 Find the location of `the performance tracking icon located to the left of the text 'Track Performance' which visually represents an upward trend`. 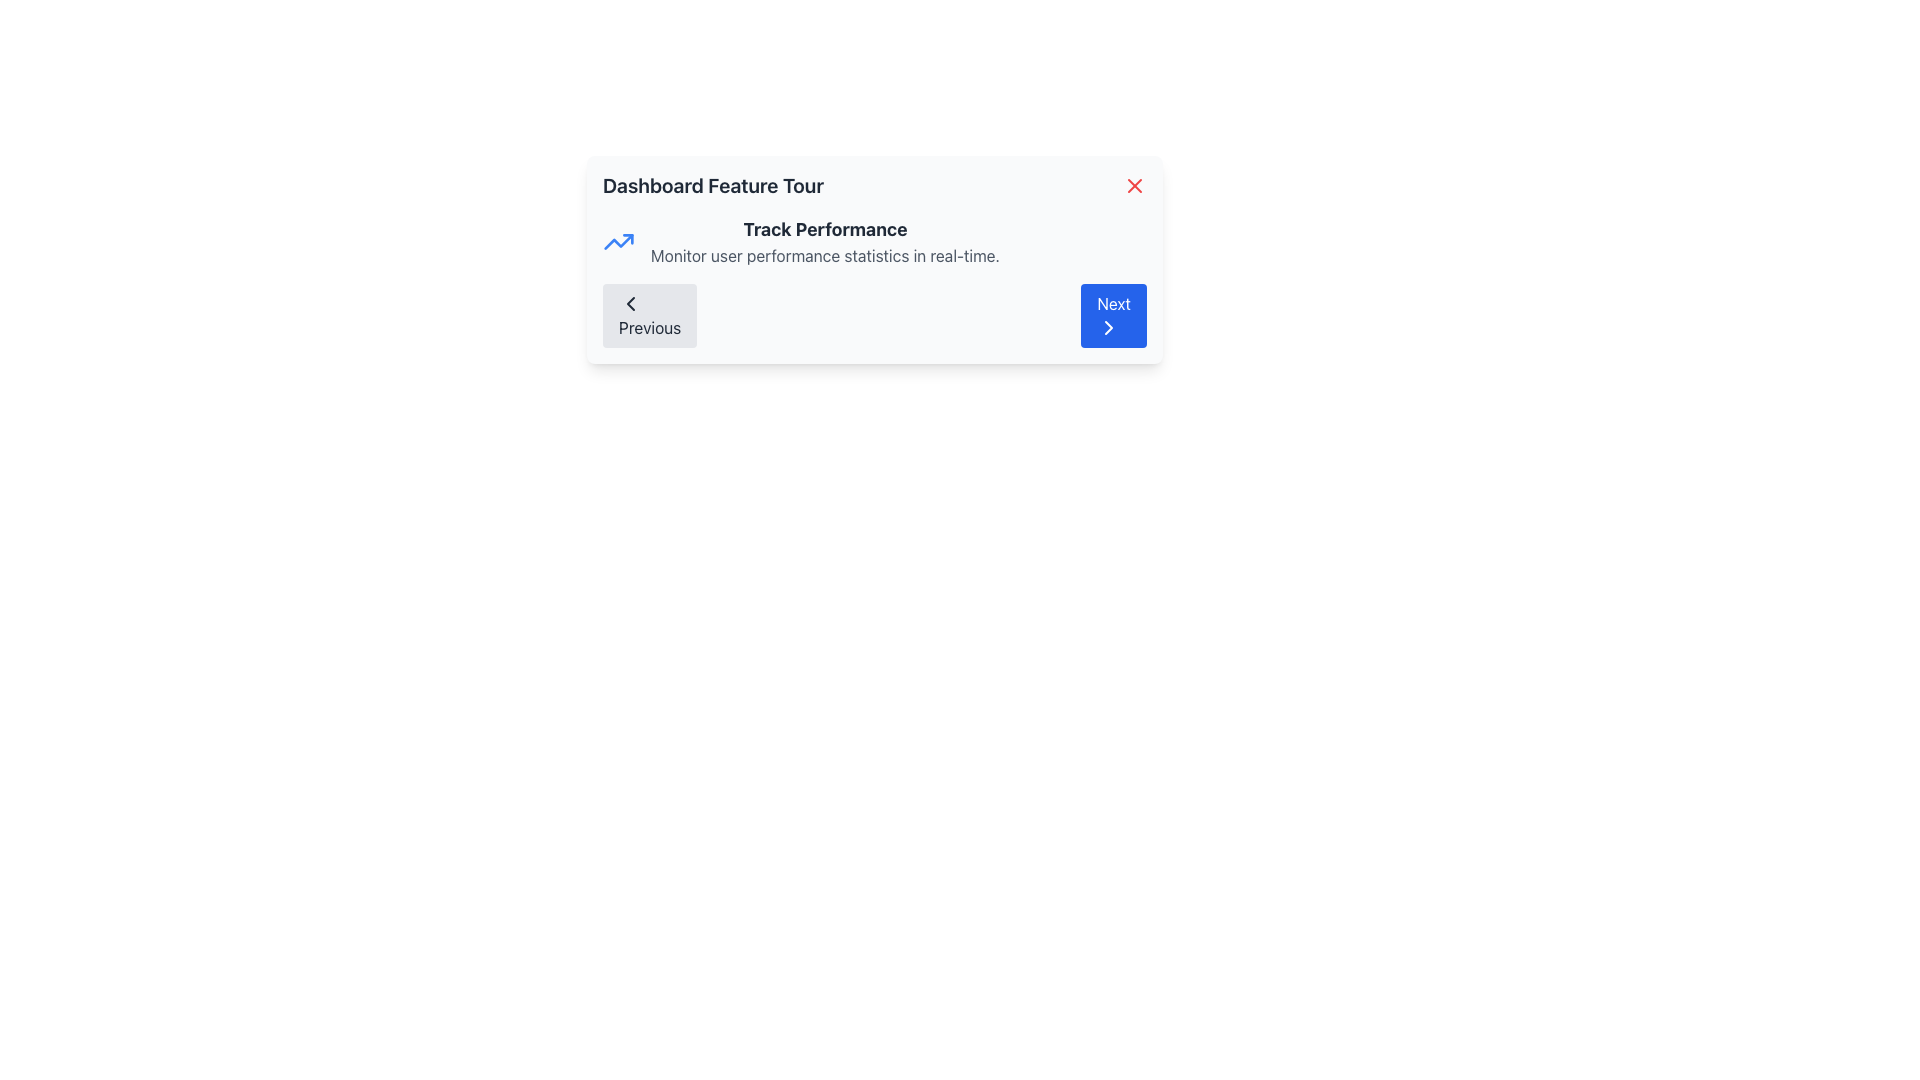

the performance tracking icon located to the left of the text 'Track Performance' which visually represents an upward trend is located at coordinates (618, 241).